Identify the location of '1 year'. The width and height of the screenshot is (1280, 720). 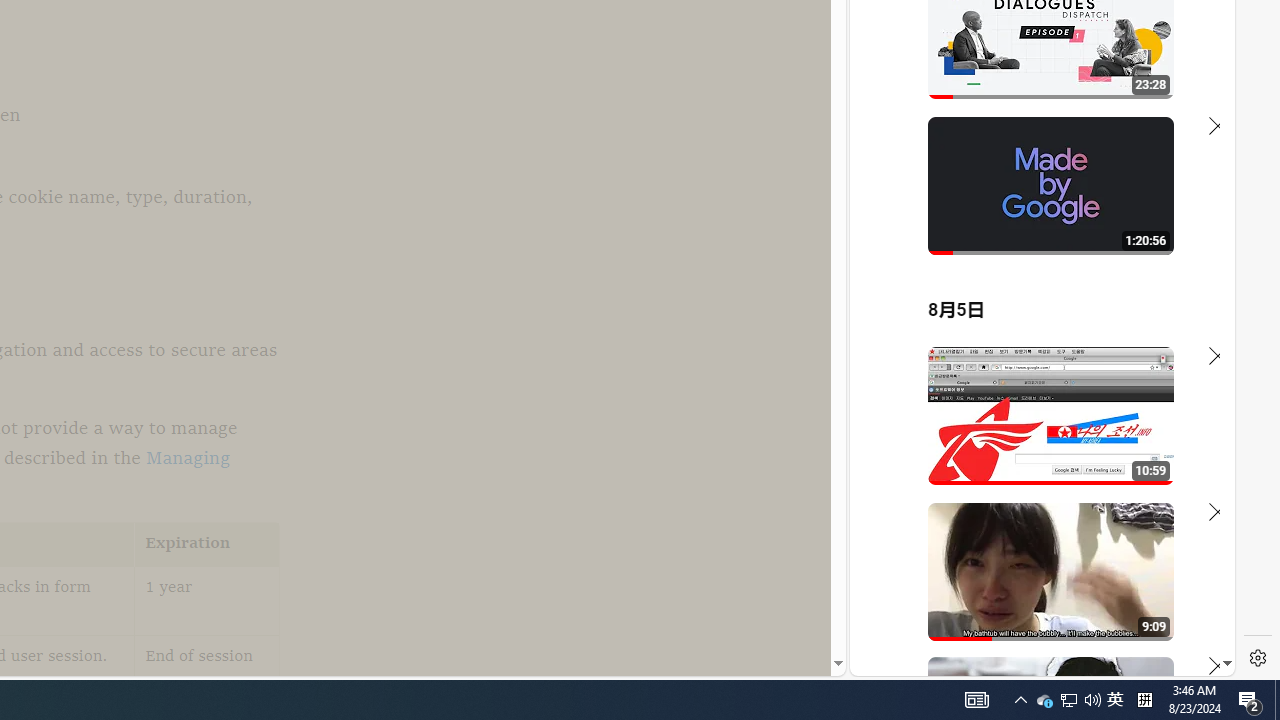
(207, 599).